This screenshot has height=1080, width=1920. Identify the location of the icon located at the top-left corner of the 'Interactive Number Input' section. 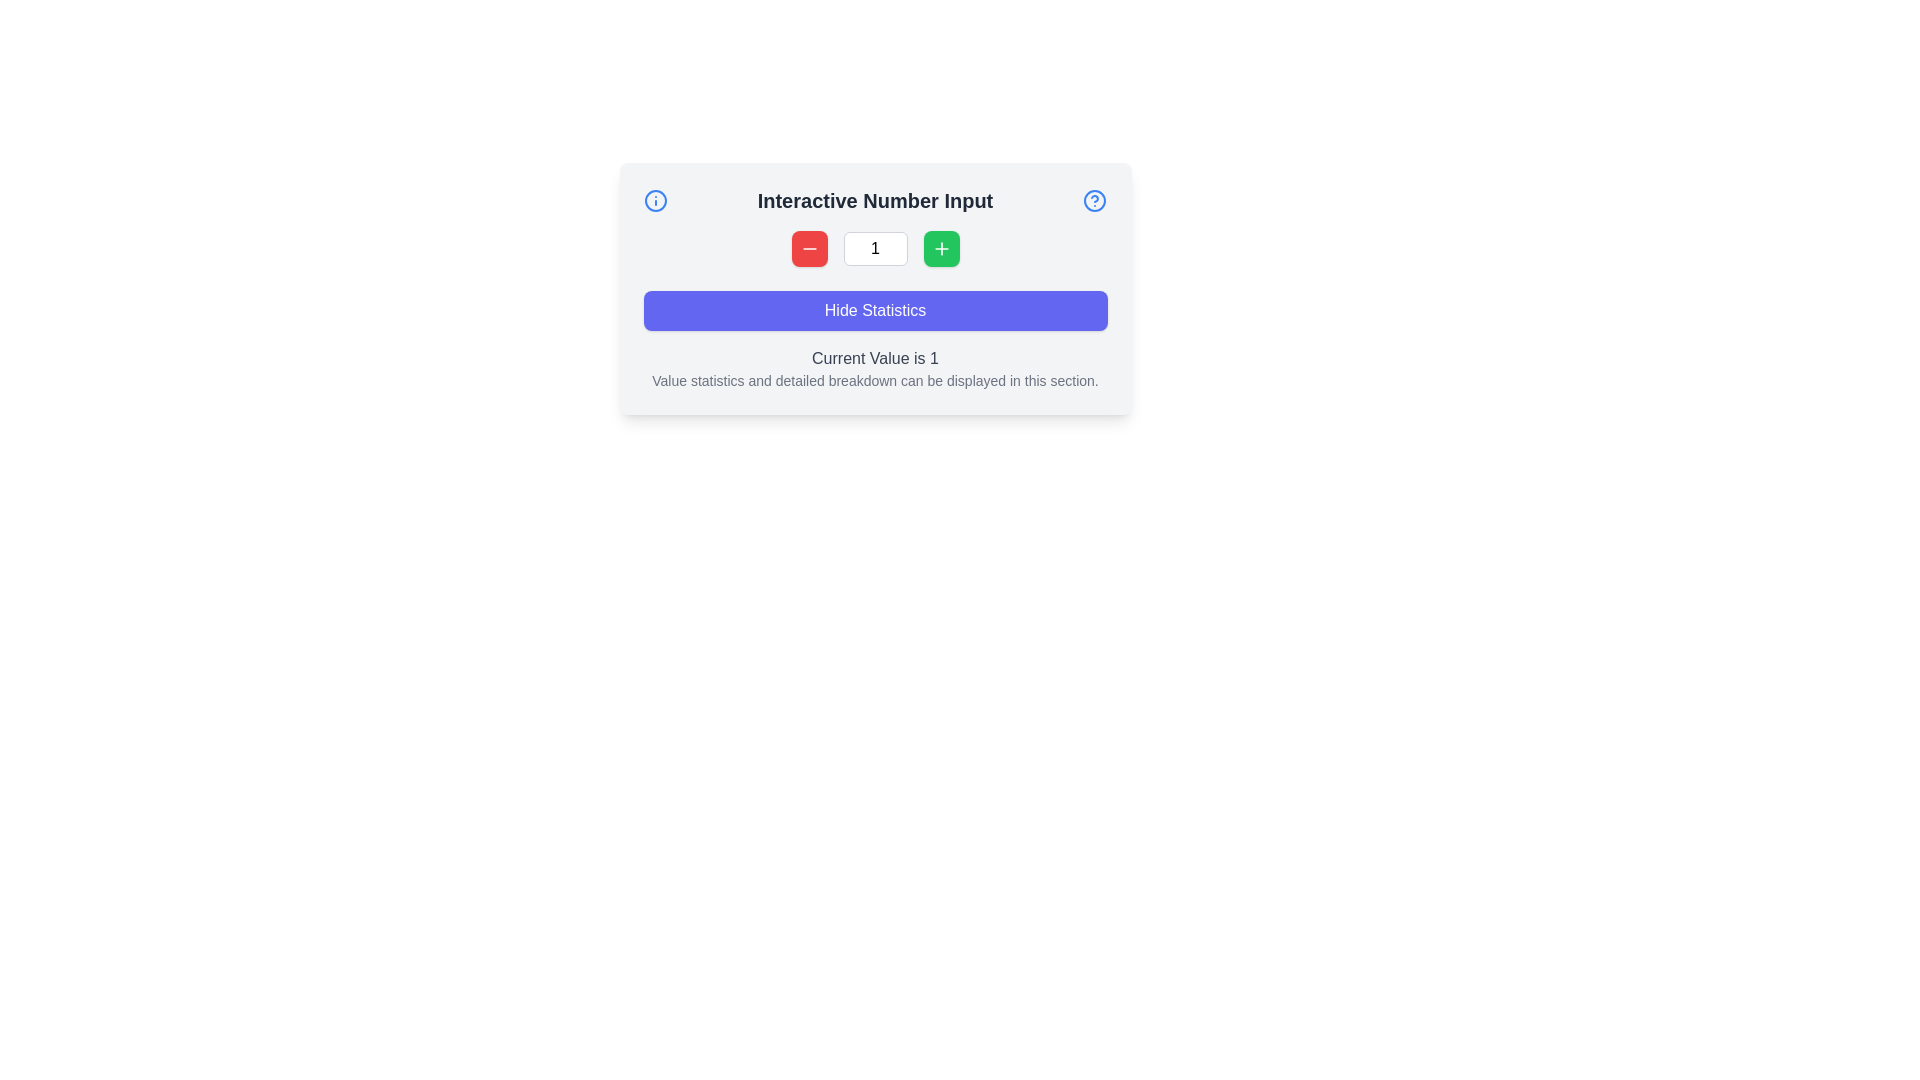
(655, 200).